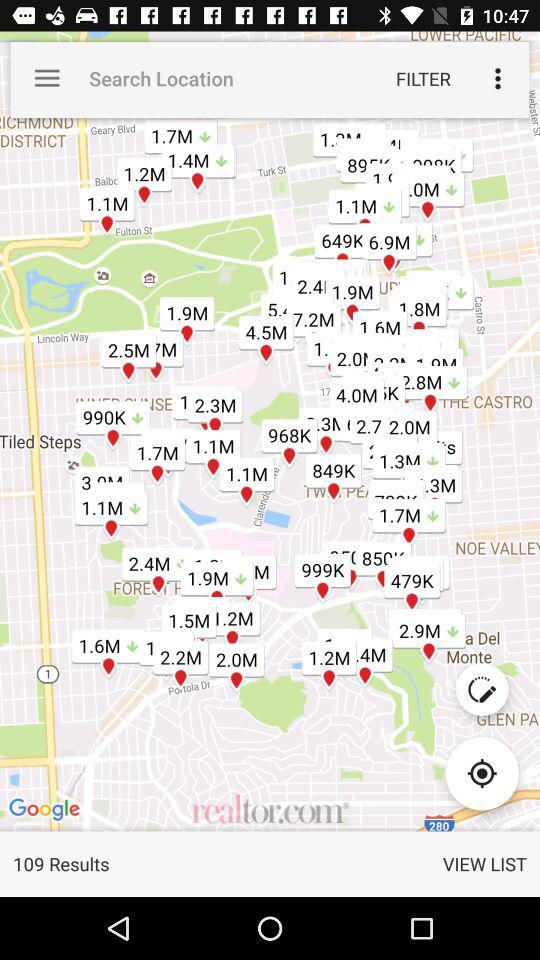 Image resolution: width=540 pixels, height=960 pixels. I want to click on the filter icon, so click(422, 78).